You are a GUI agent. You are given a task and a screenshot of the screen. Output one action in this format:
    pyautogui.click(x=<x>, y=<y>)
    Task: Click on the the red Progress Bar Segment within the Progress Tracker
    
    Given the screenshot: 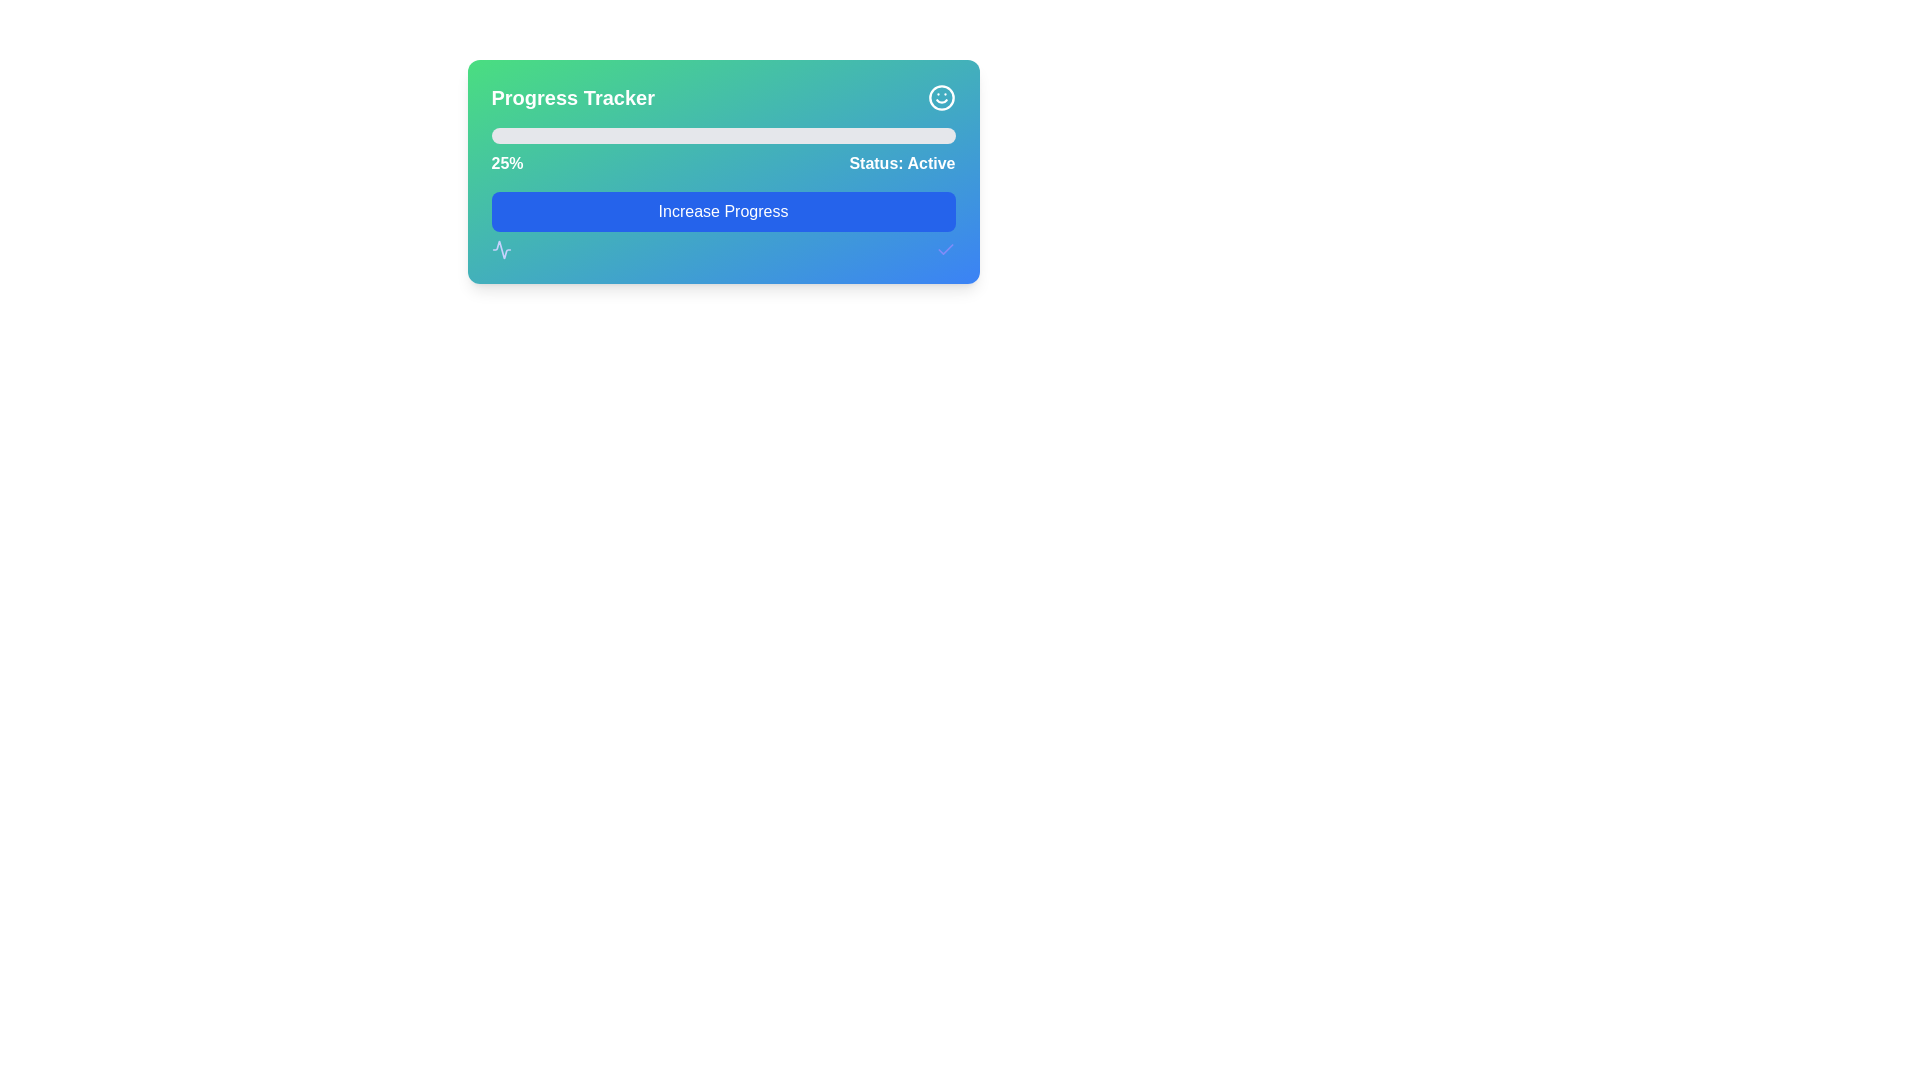 What is the action you would take?
    pyautogui.click(x=549, y=135)
    